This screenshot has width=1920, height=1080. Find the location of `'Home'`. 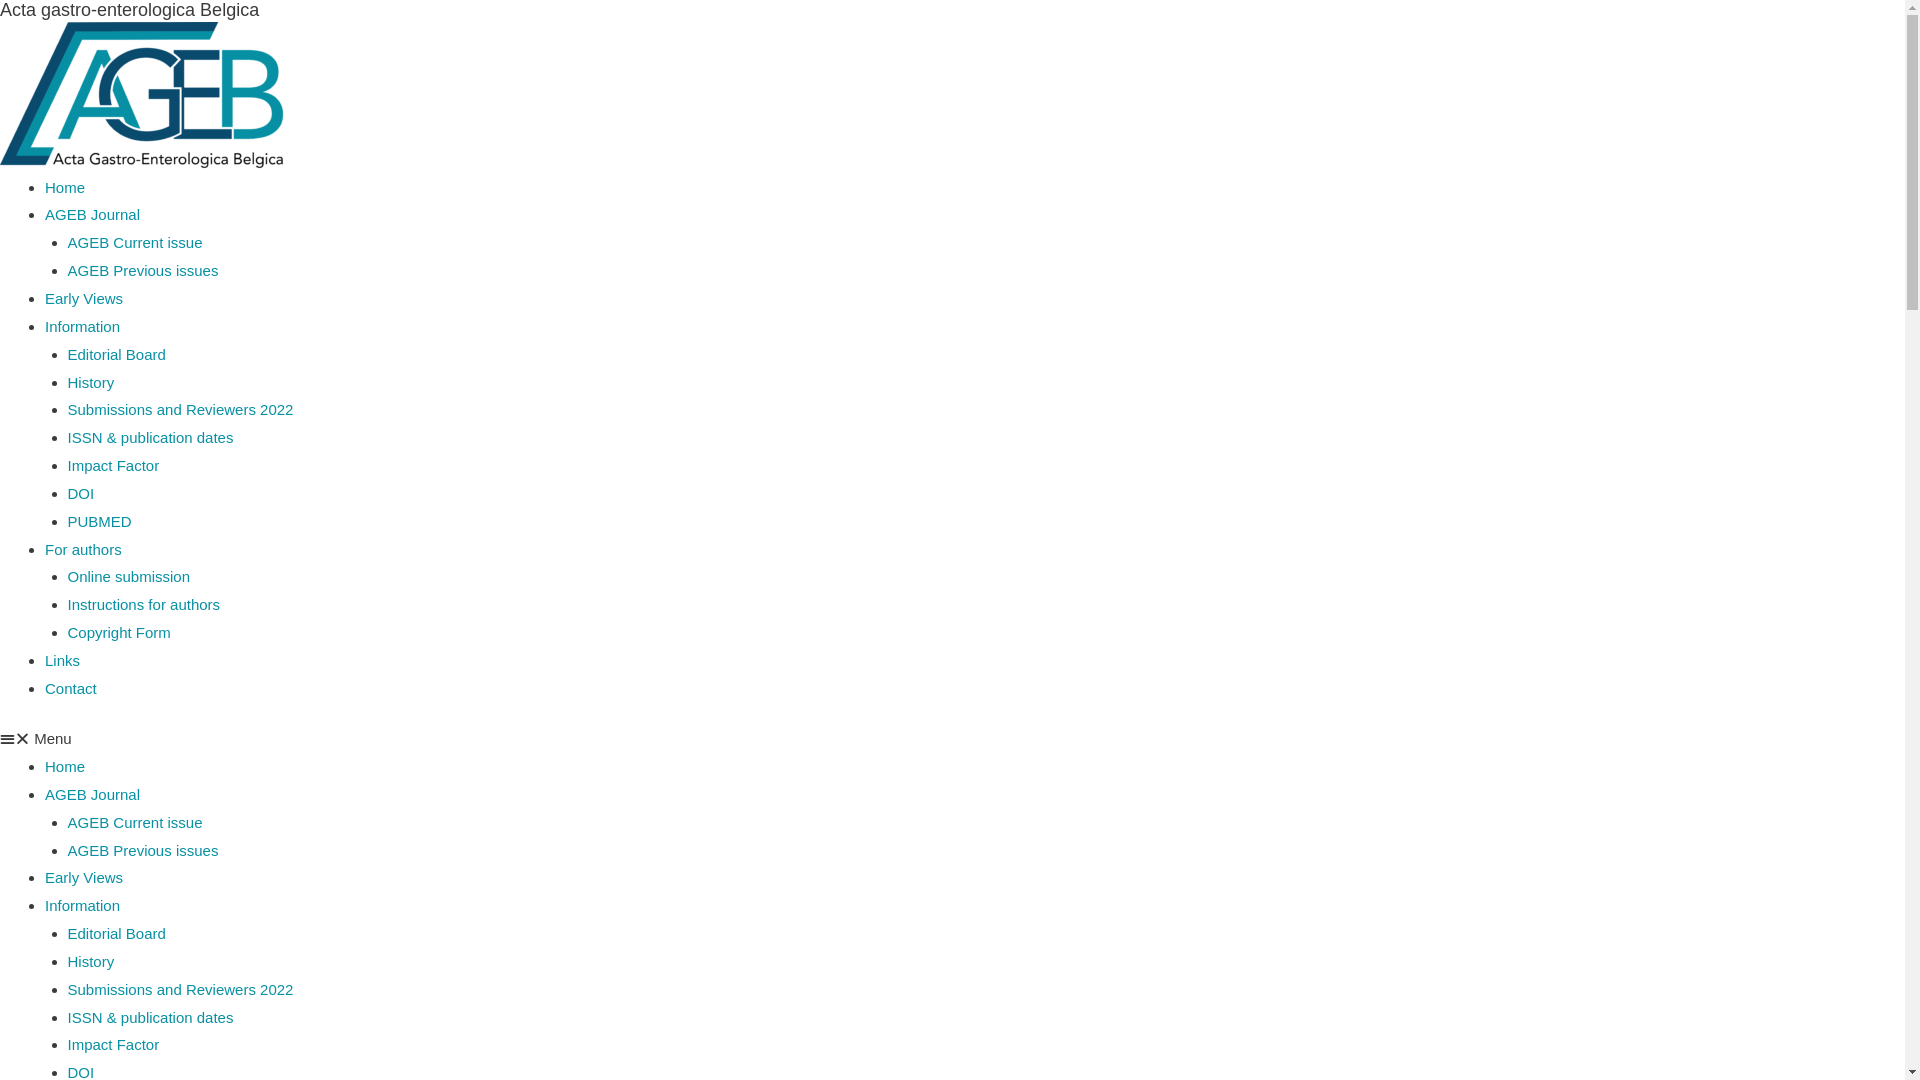

'Home' is located at coordinates (65, 187).